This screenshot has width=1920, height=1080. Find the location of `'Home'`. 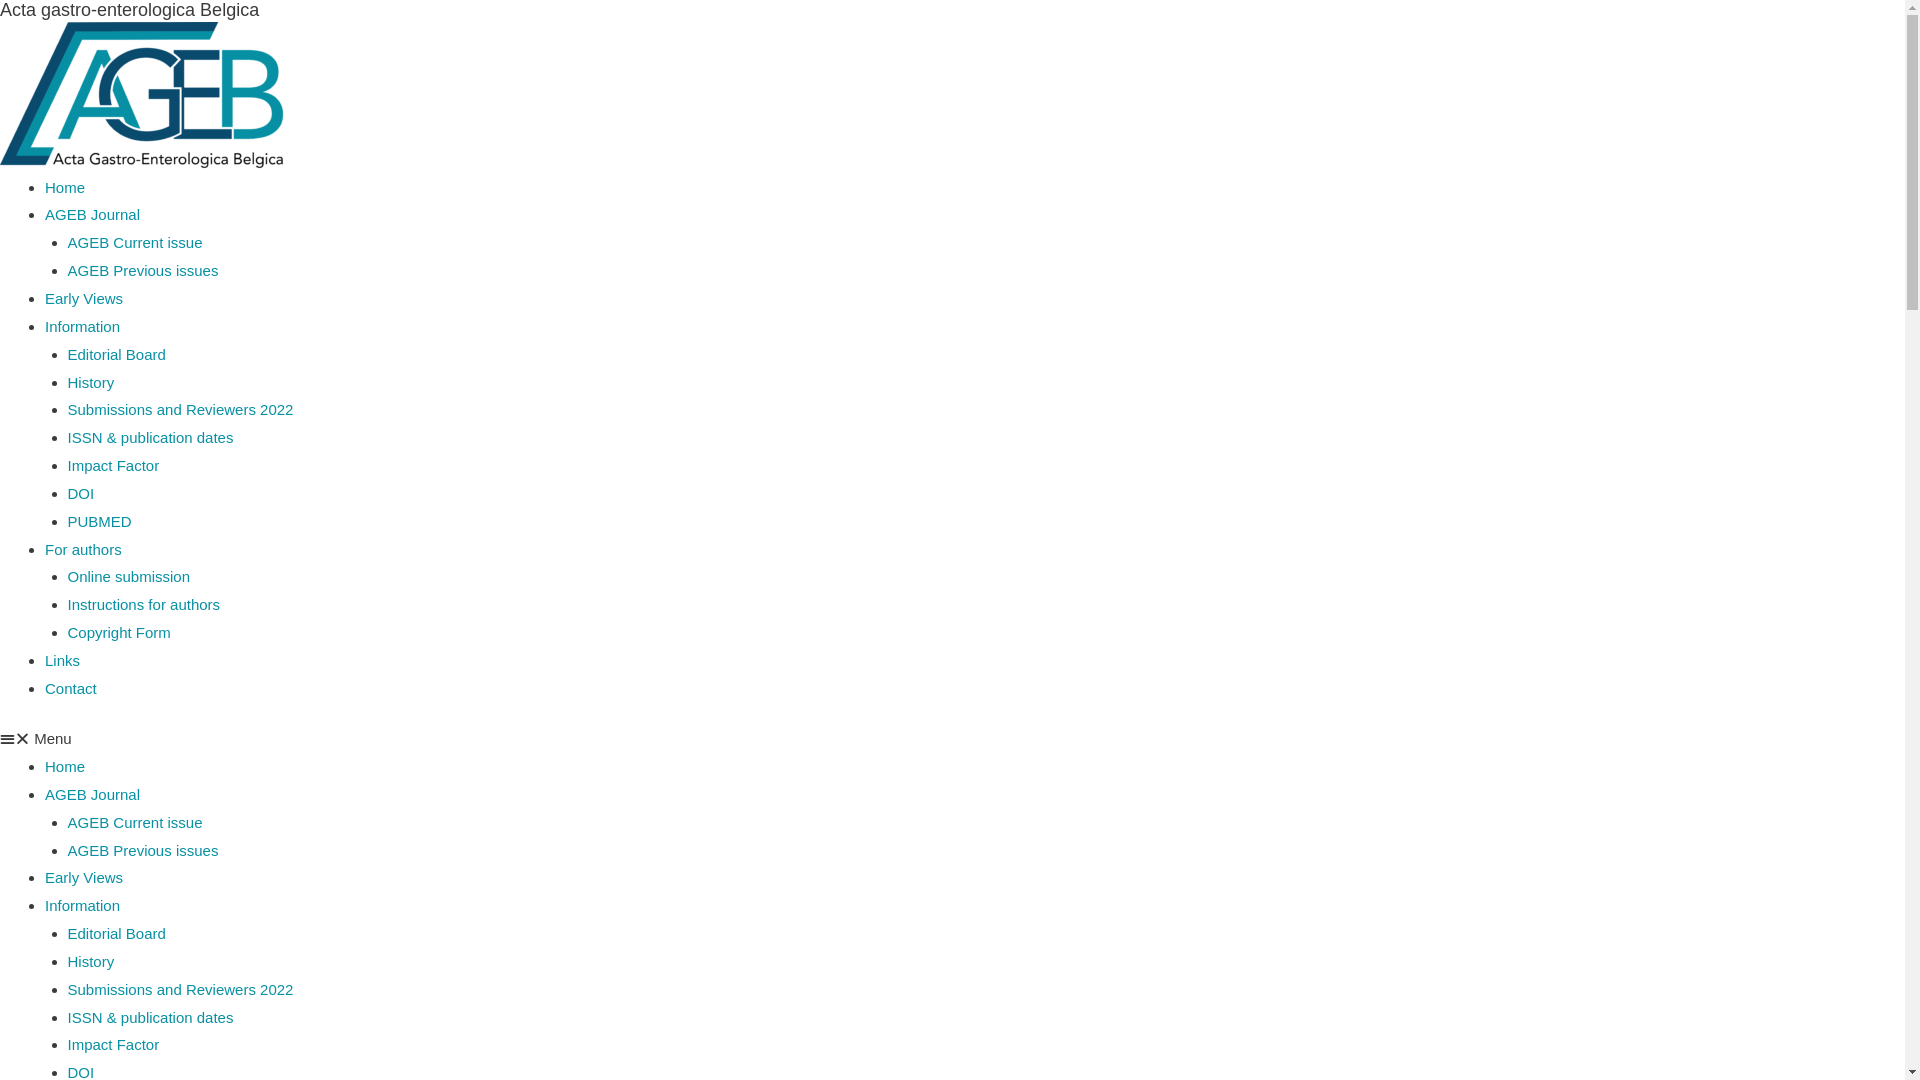

'Home' is located at coordinates (65, 187).